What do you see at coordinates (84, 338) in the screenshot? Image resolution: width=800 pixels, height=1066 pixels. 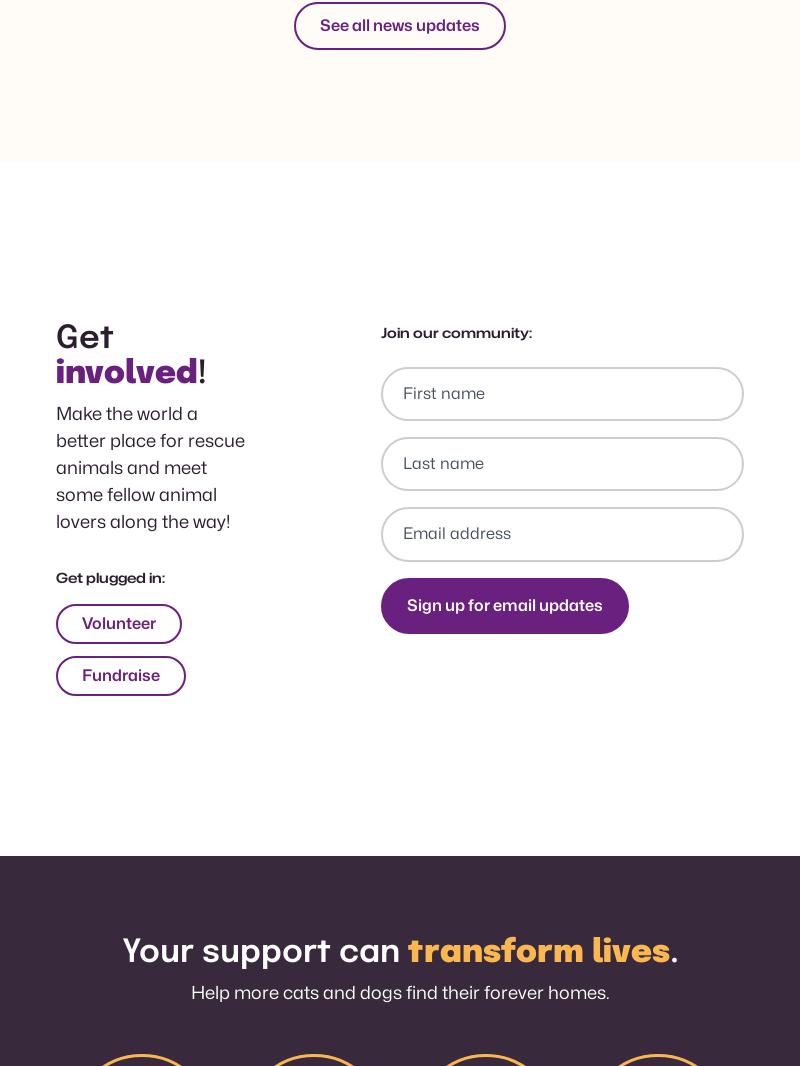 I see `'Get'` at bounding box center [84, 338].